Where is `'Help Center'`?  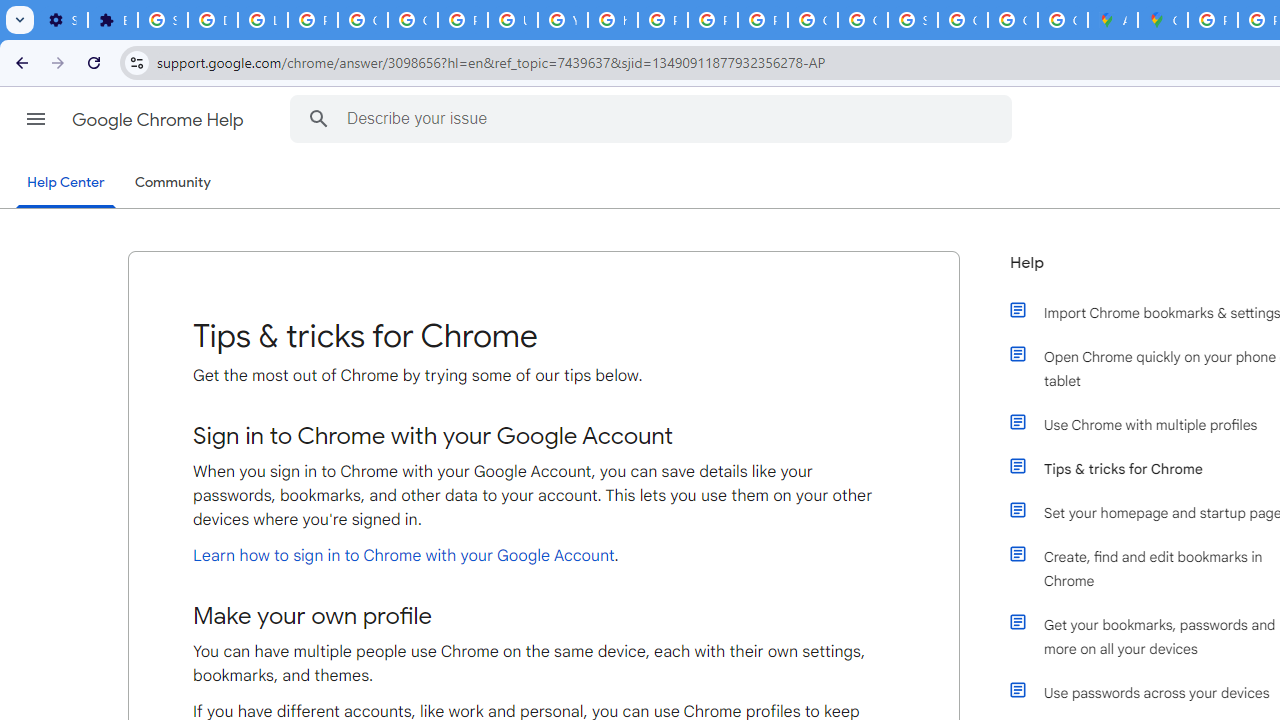 'Help Center' is located at coordinates (65, 183).